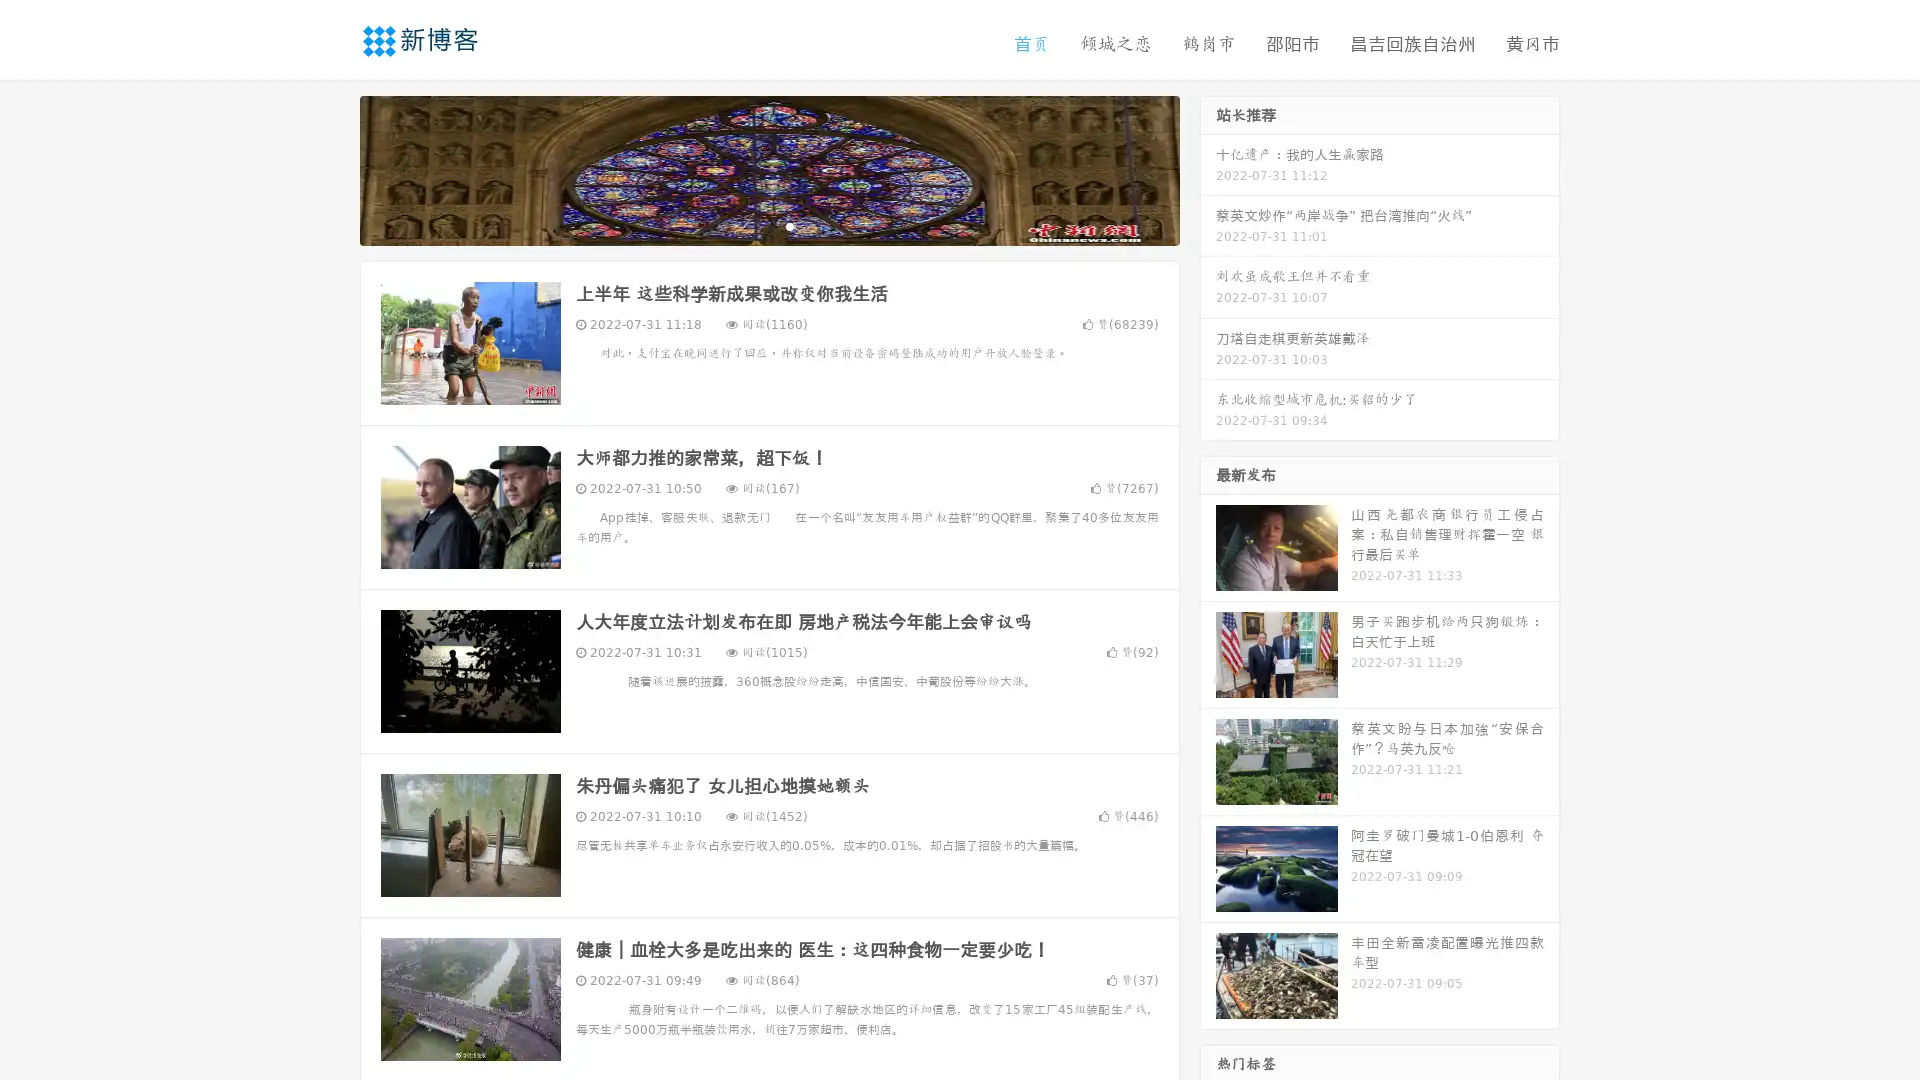 This screenshot has width=1920, height=1080. I want to click on Next slide, so click(1208, 168).